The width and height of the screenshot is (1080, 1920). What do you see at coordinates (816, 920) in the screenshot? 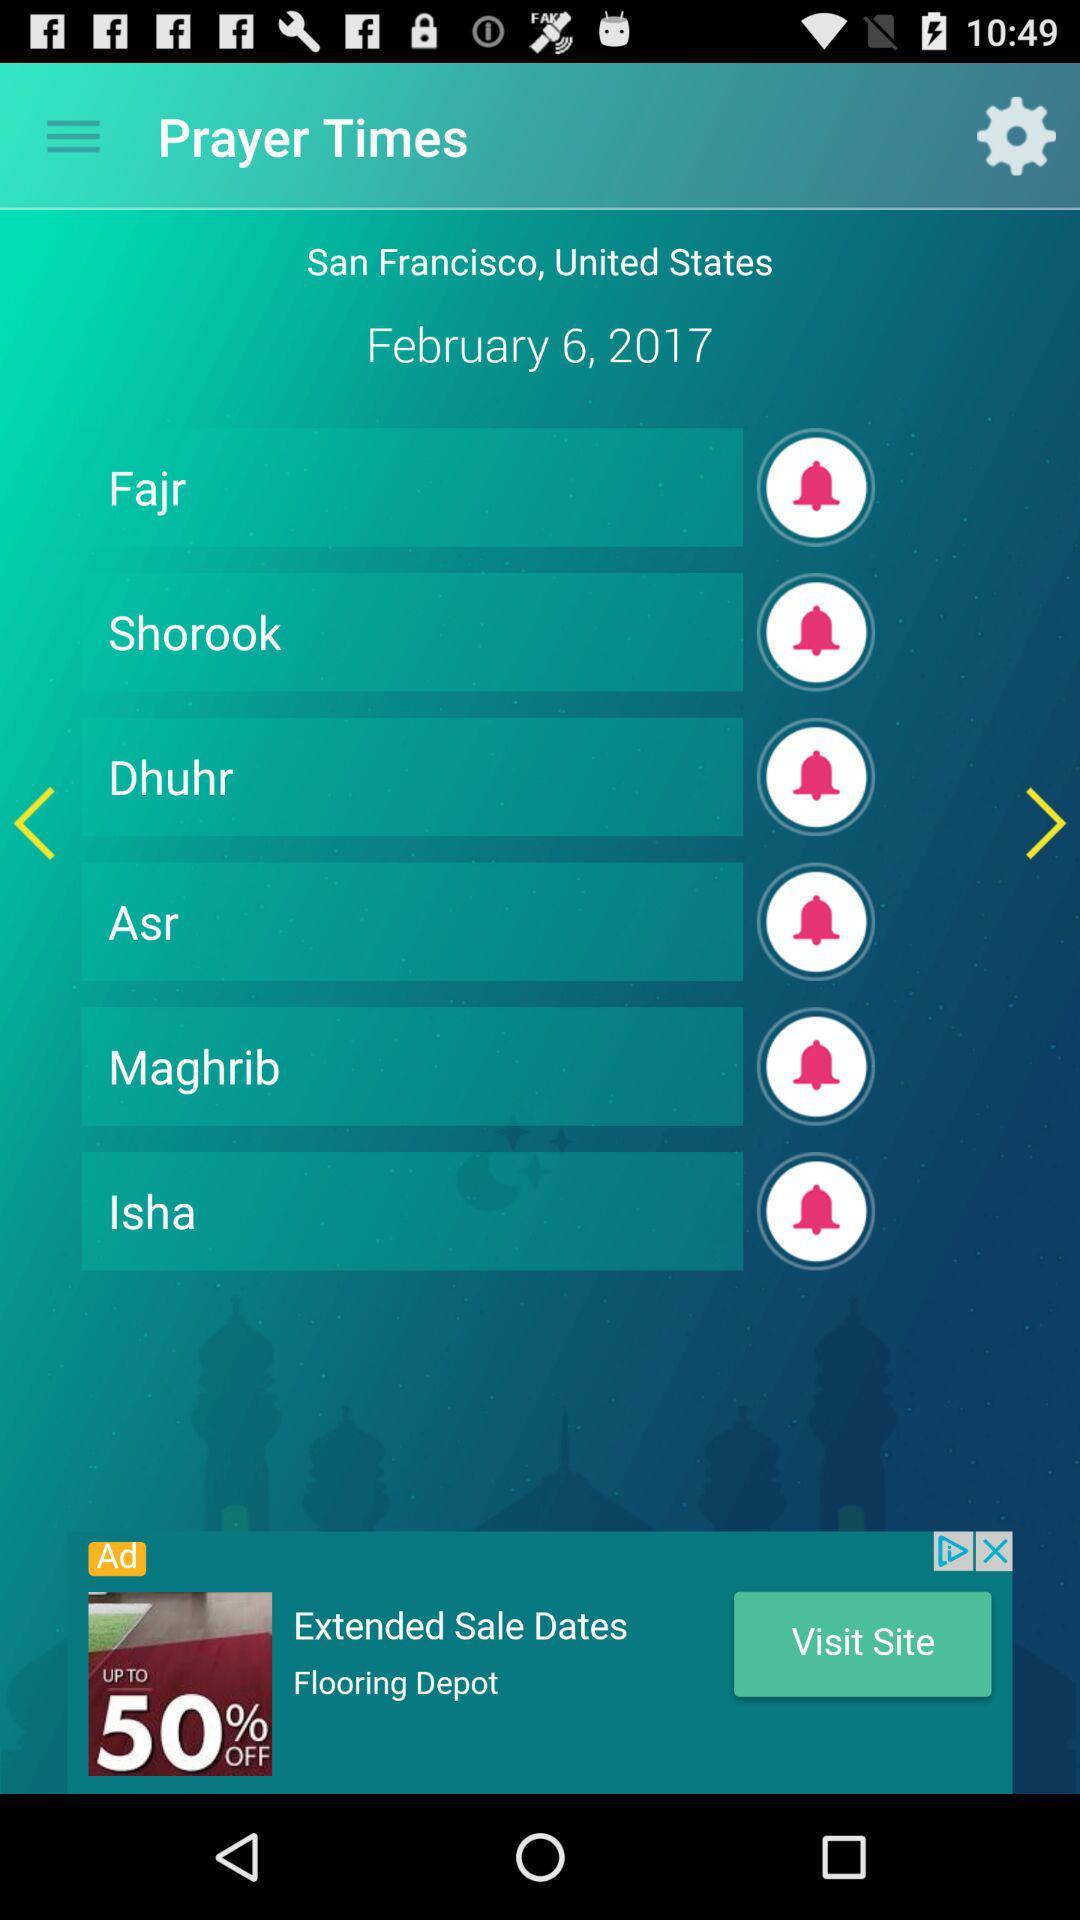
I see `alarm` at bounding box center [816, 920].